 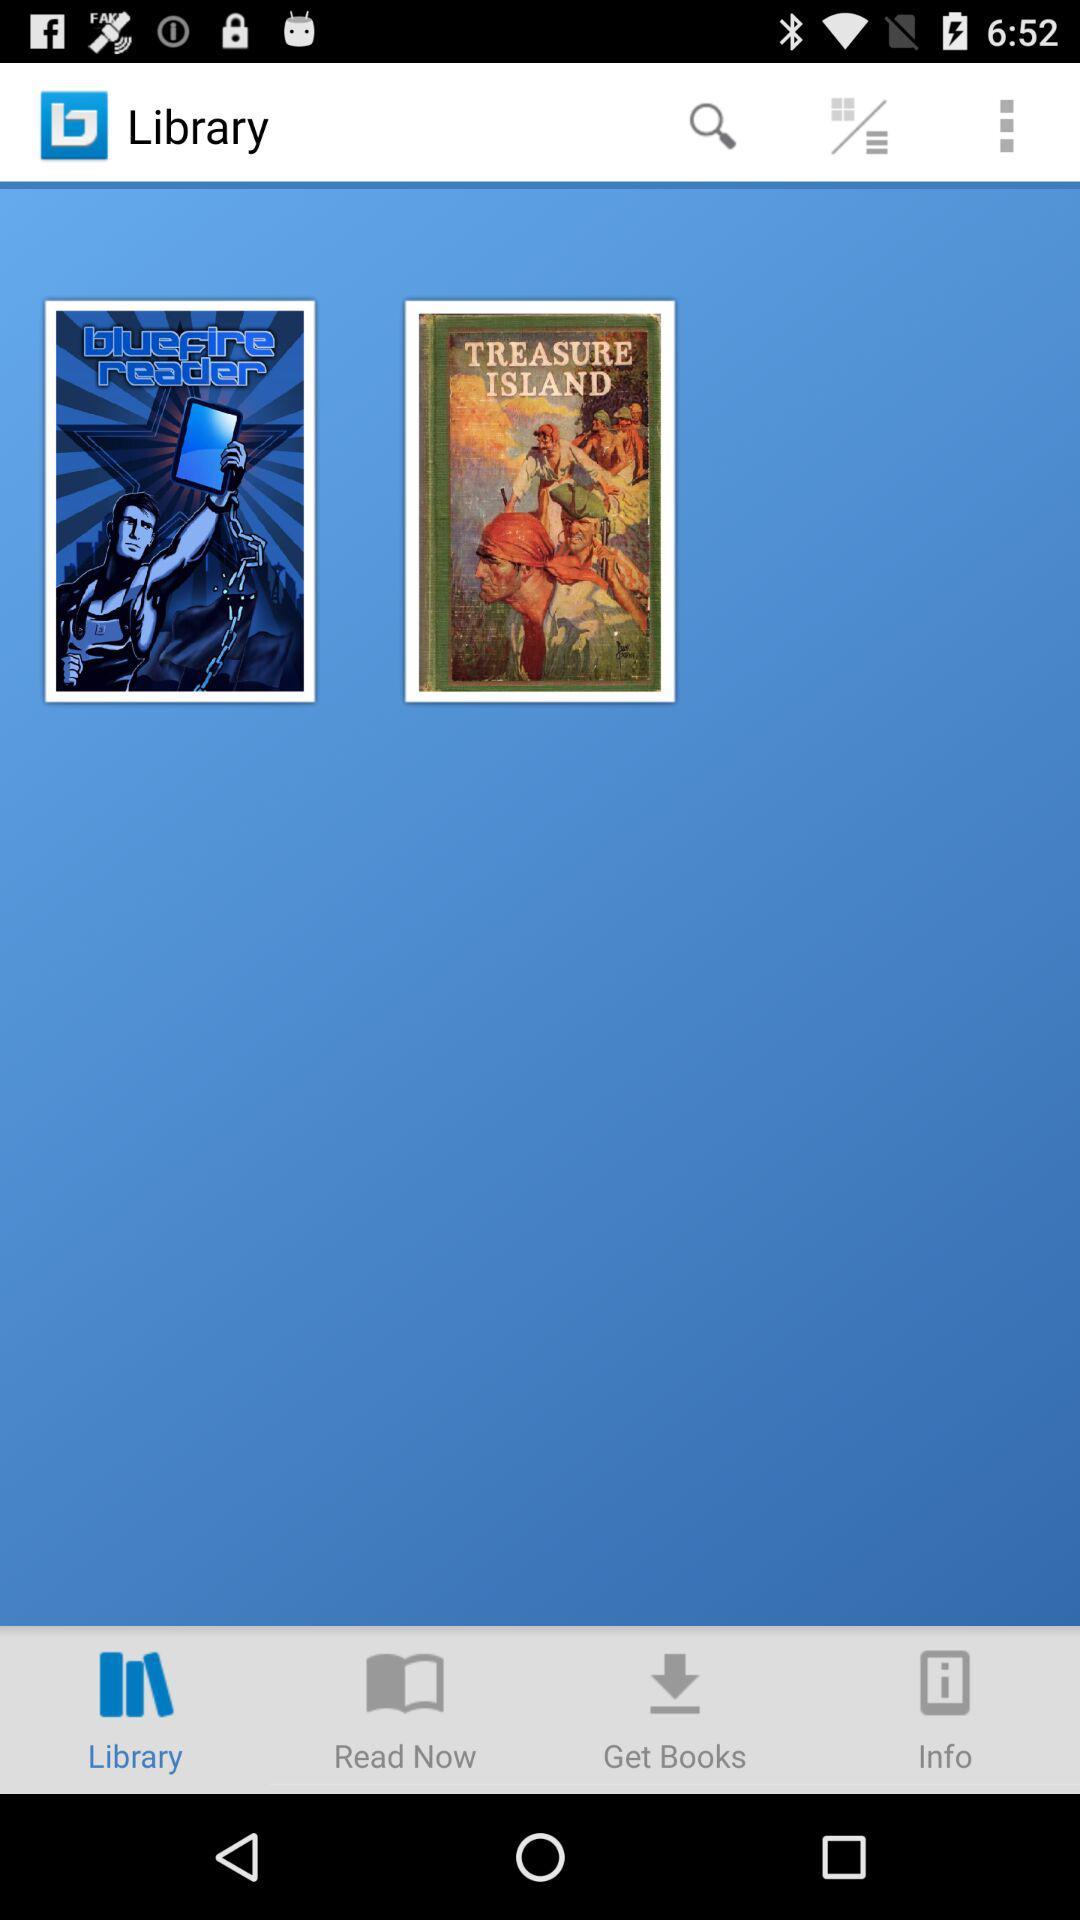 What do you see at coordinates (675, 1708) in the screenshot?
I see `download book choices` at bounding box center [675, 1708].